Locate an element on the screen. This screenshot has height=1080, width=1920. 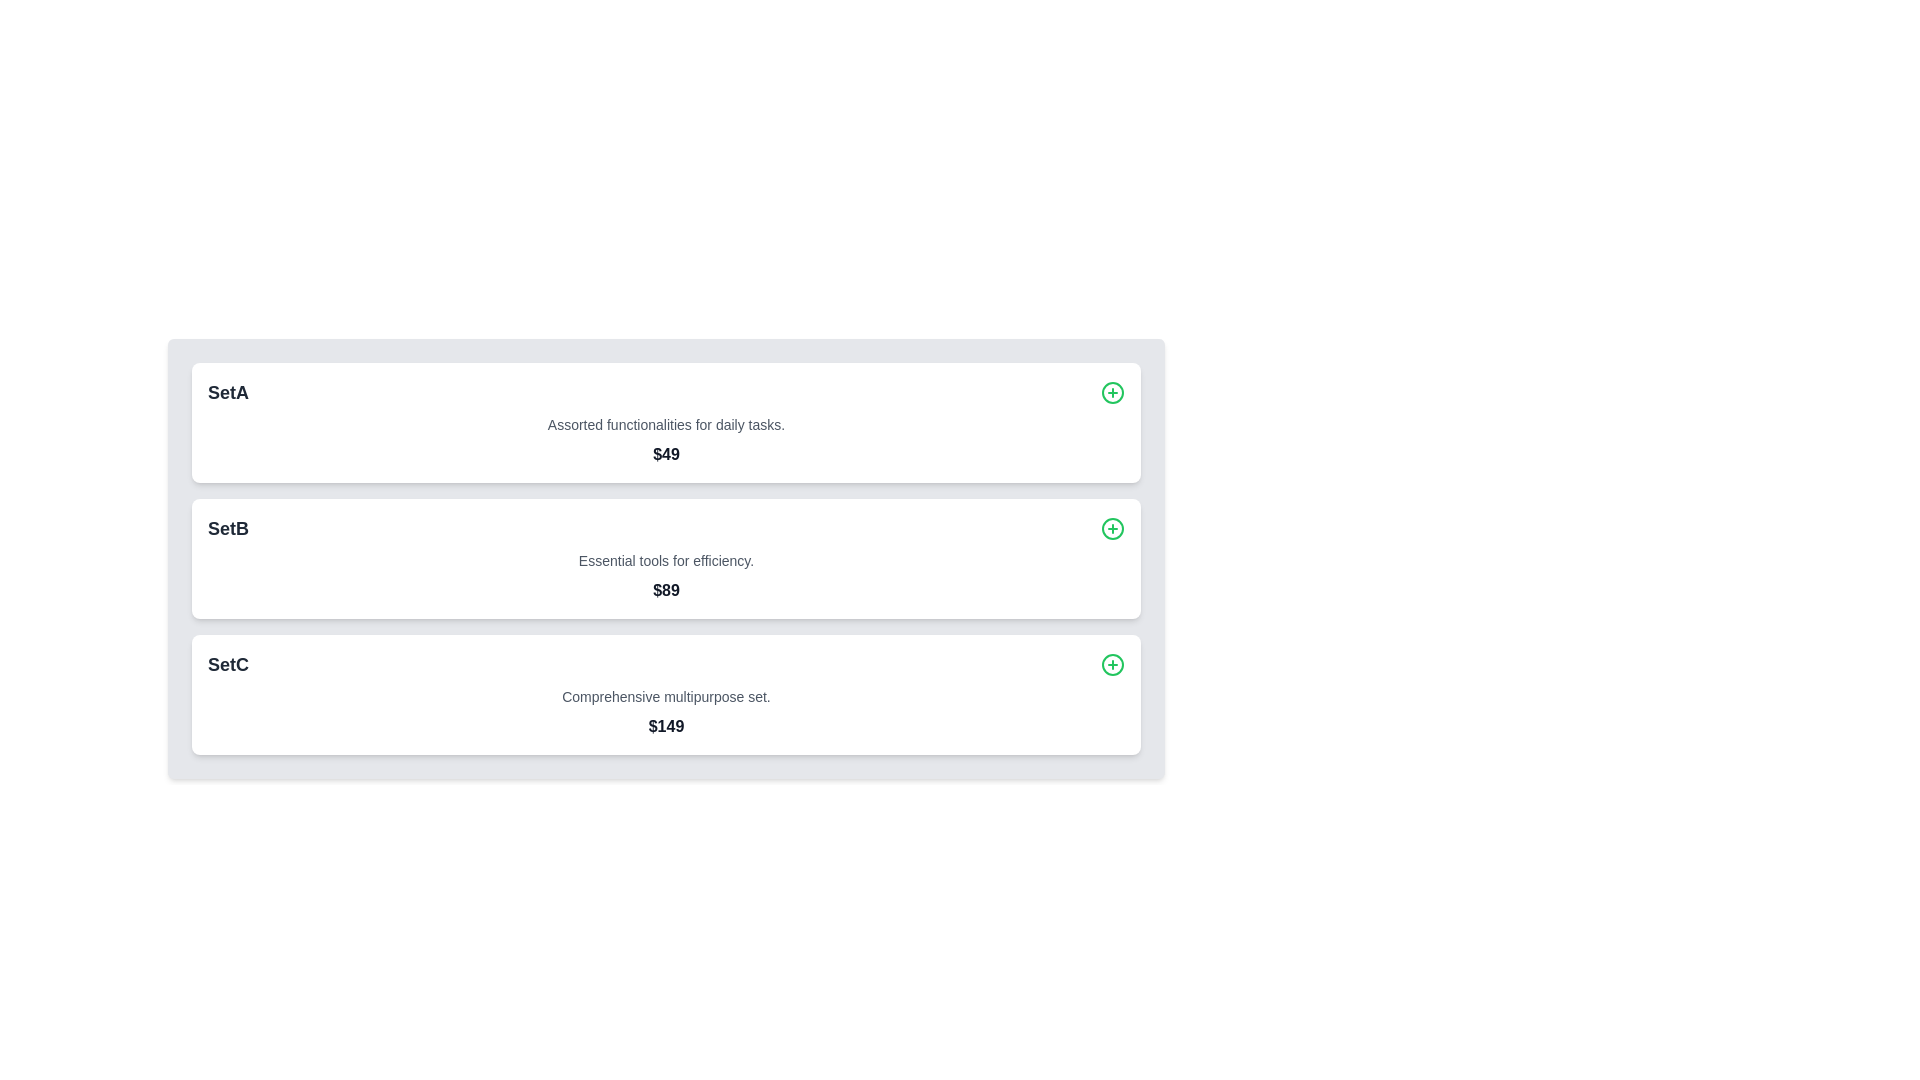
descriptive text label that contains 'Comprehensive multipurpose set.' located beneath the title 'SetC' and above the price '$149' is located at coordinates (666, 696).